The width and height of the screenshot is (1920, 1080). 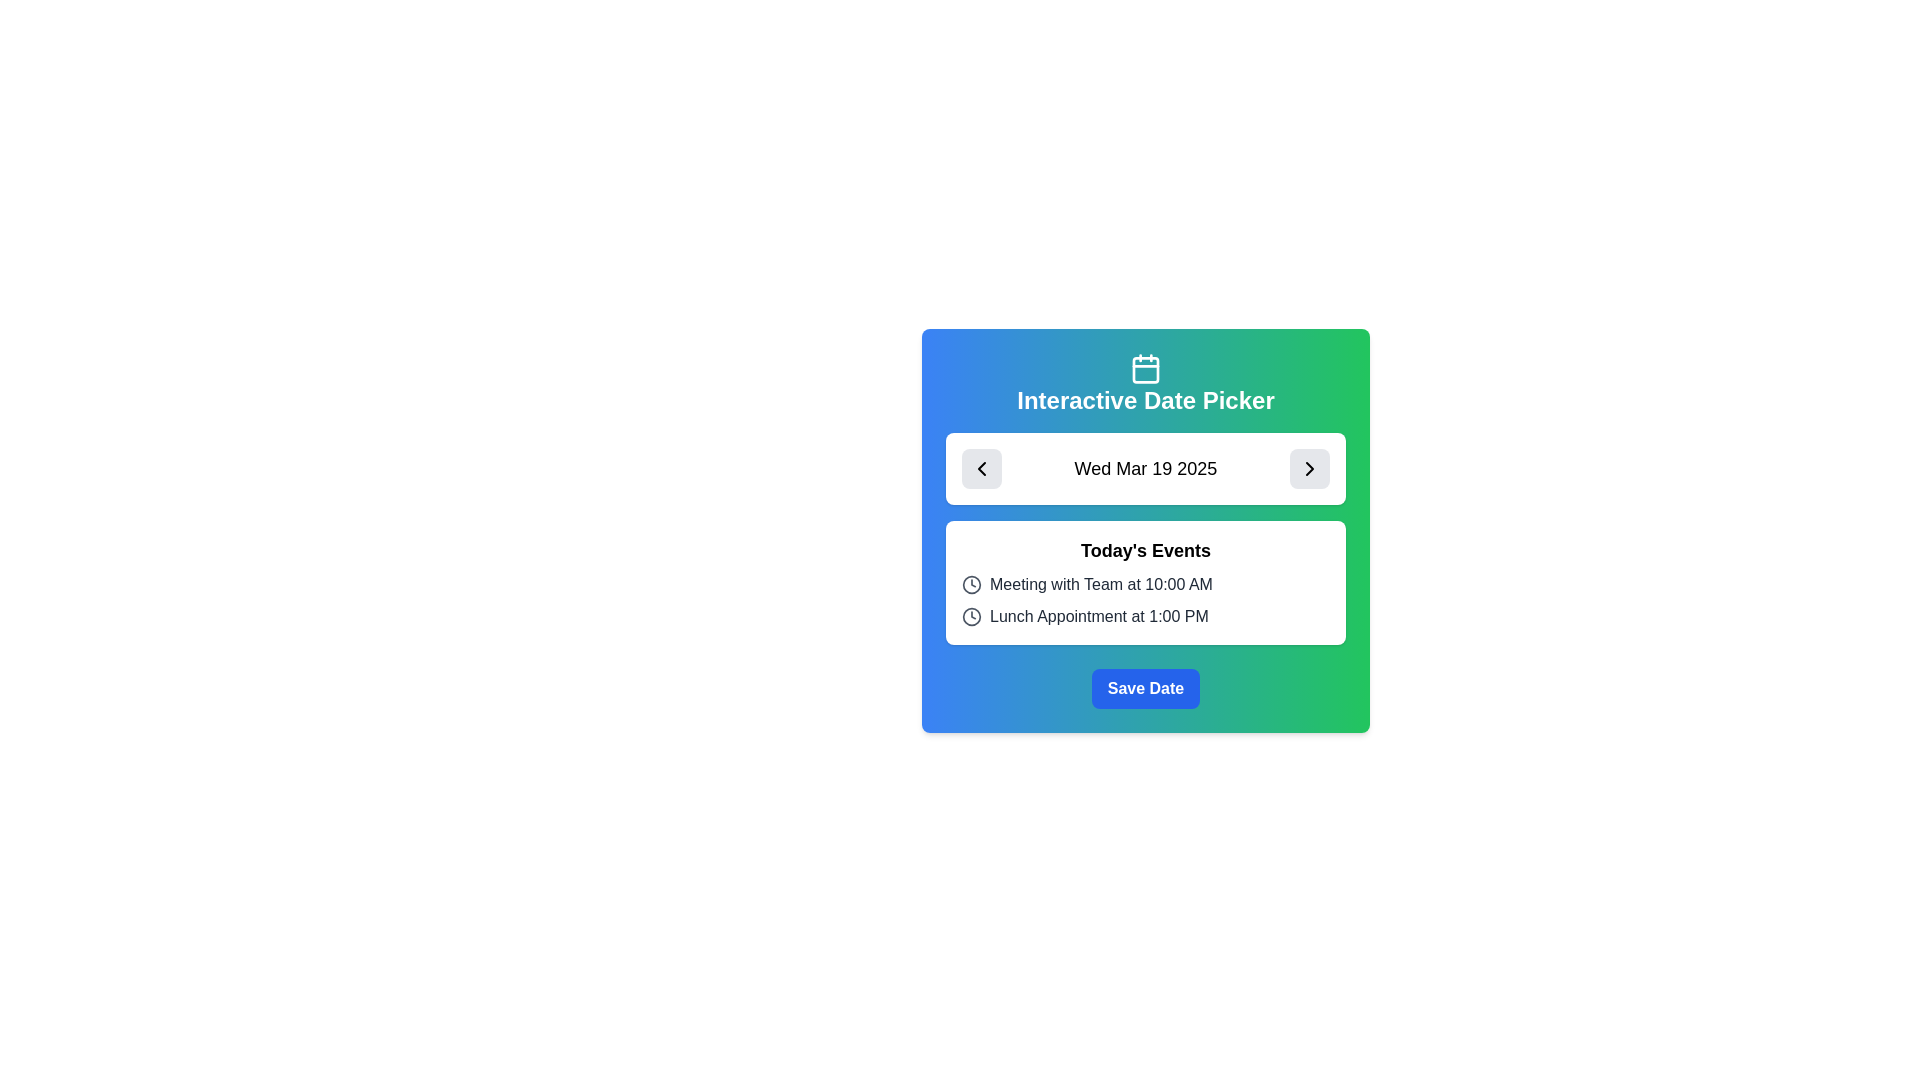 What do you see at coordinates (982, 469) in the screenshot?
I see `the left-facing chevron icon in the date picker section` at bounding box center [982, 469].